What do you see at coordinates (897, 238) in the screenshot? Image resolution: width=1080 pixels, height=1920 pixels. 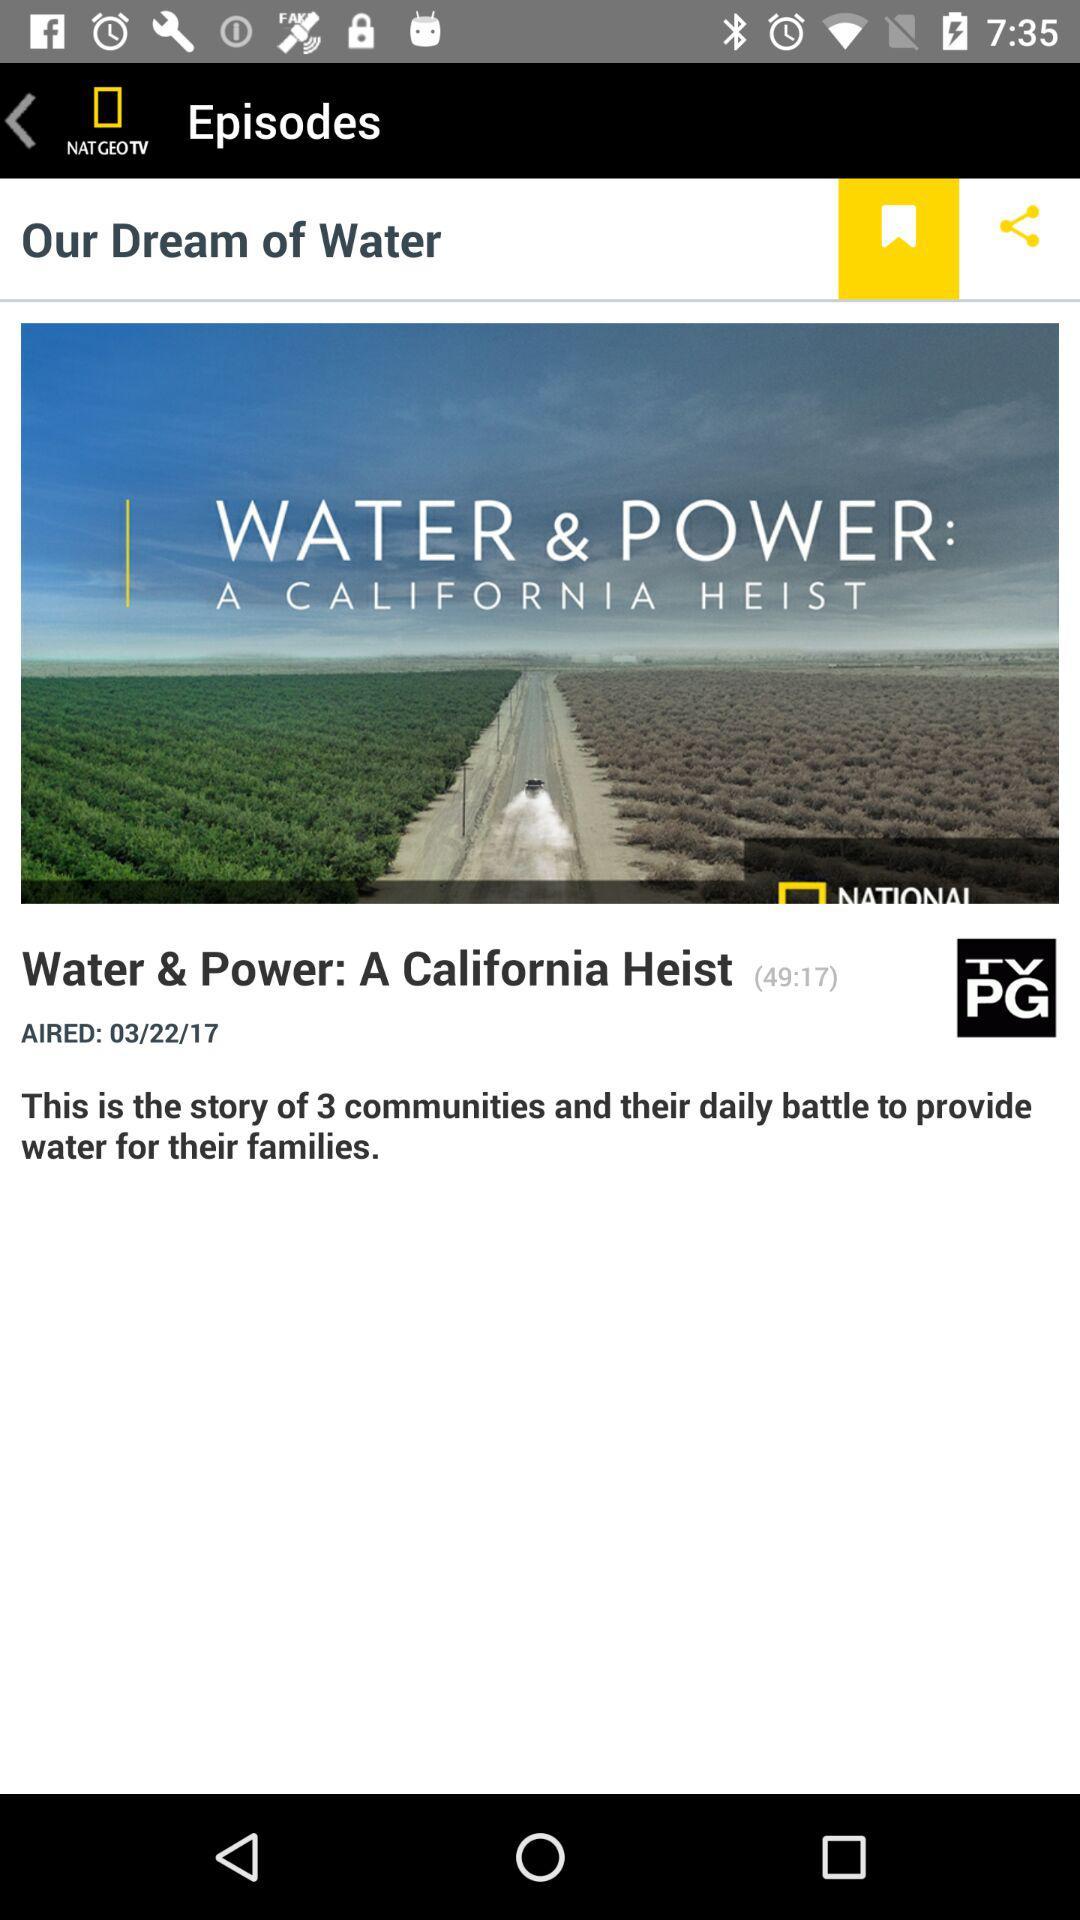 I see `icon below the episodes` at bounding box center [897, 238].